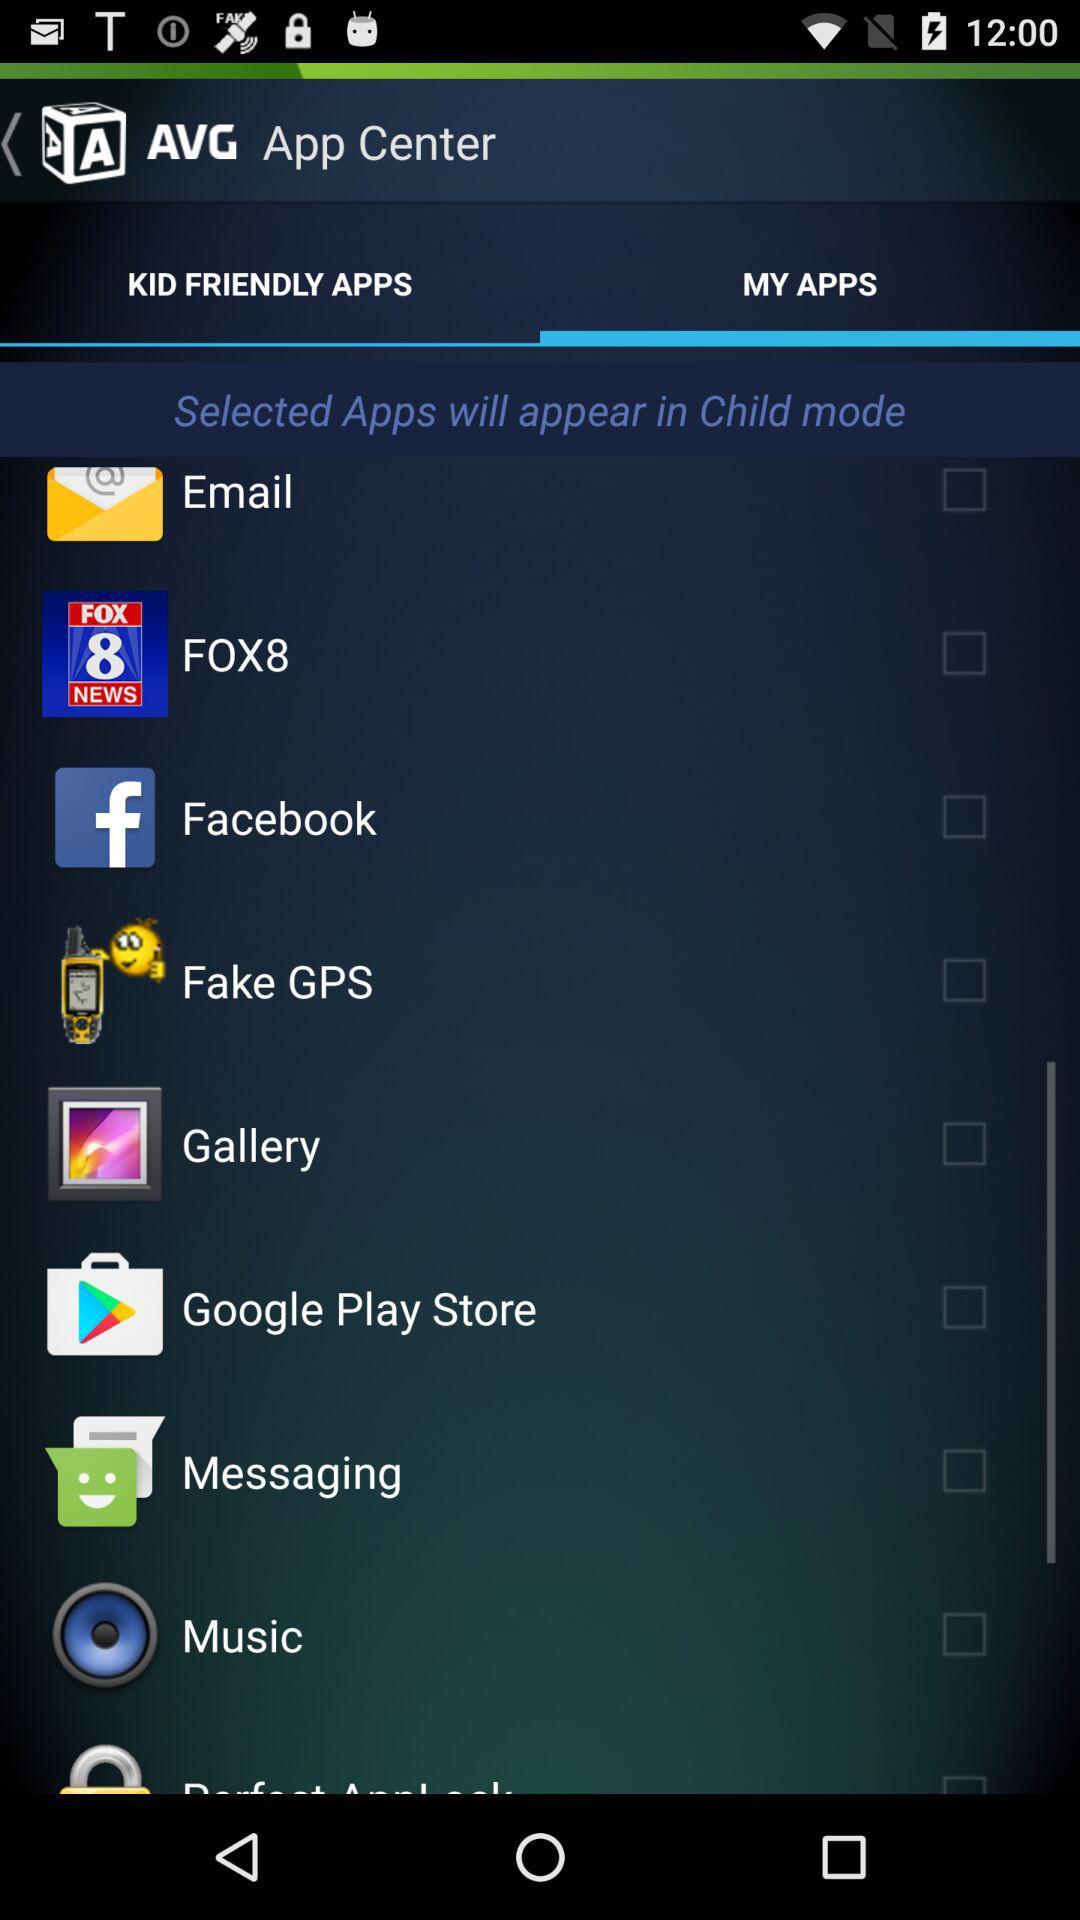 Image resolution: width=1080 pixels, height=1920 pixels. Describe the element at coordinates (234, 653) in the screenshot. I see `the fox8 item` at that location.